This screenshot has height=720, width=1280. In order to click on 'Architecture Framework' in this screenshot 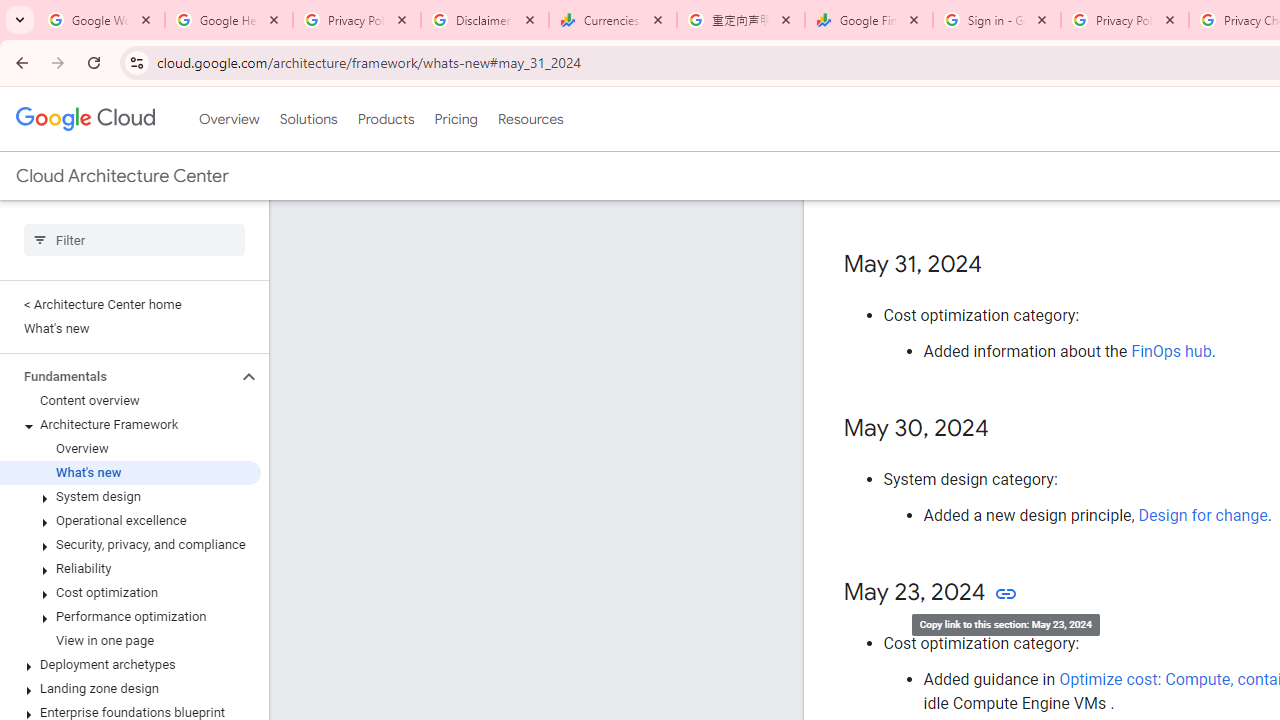, I will do `click(129, 424)`.